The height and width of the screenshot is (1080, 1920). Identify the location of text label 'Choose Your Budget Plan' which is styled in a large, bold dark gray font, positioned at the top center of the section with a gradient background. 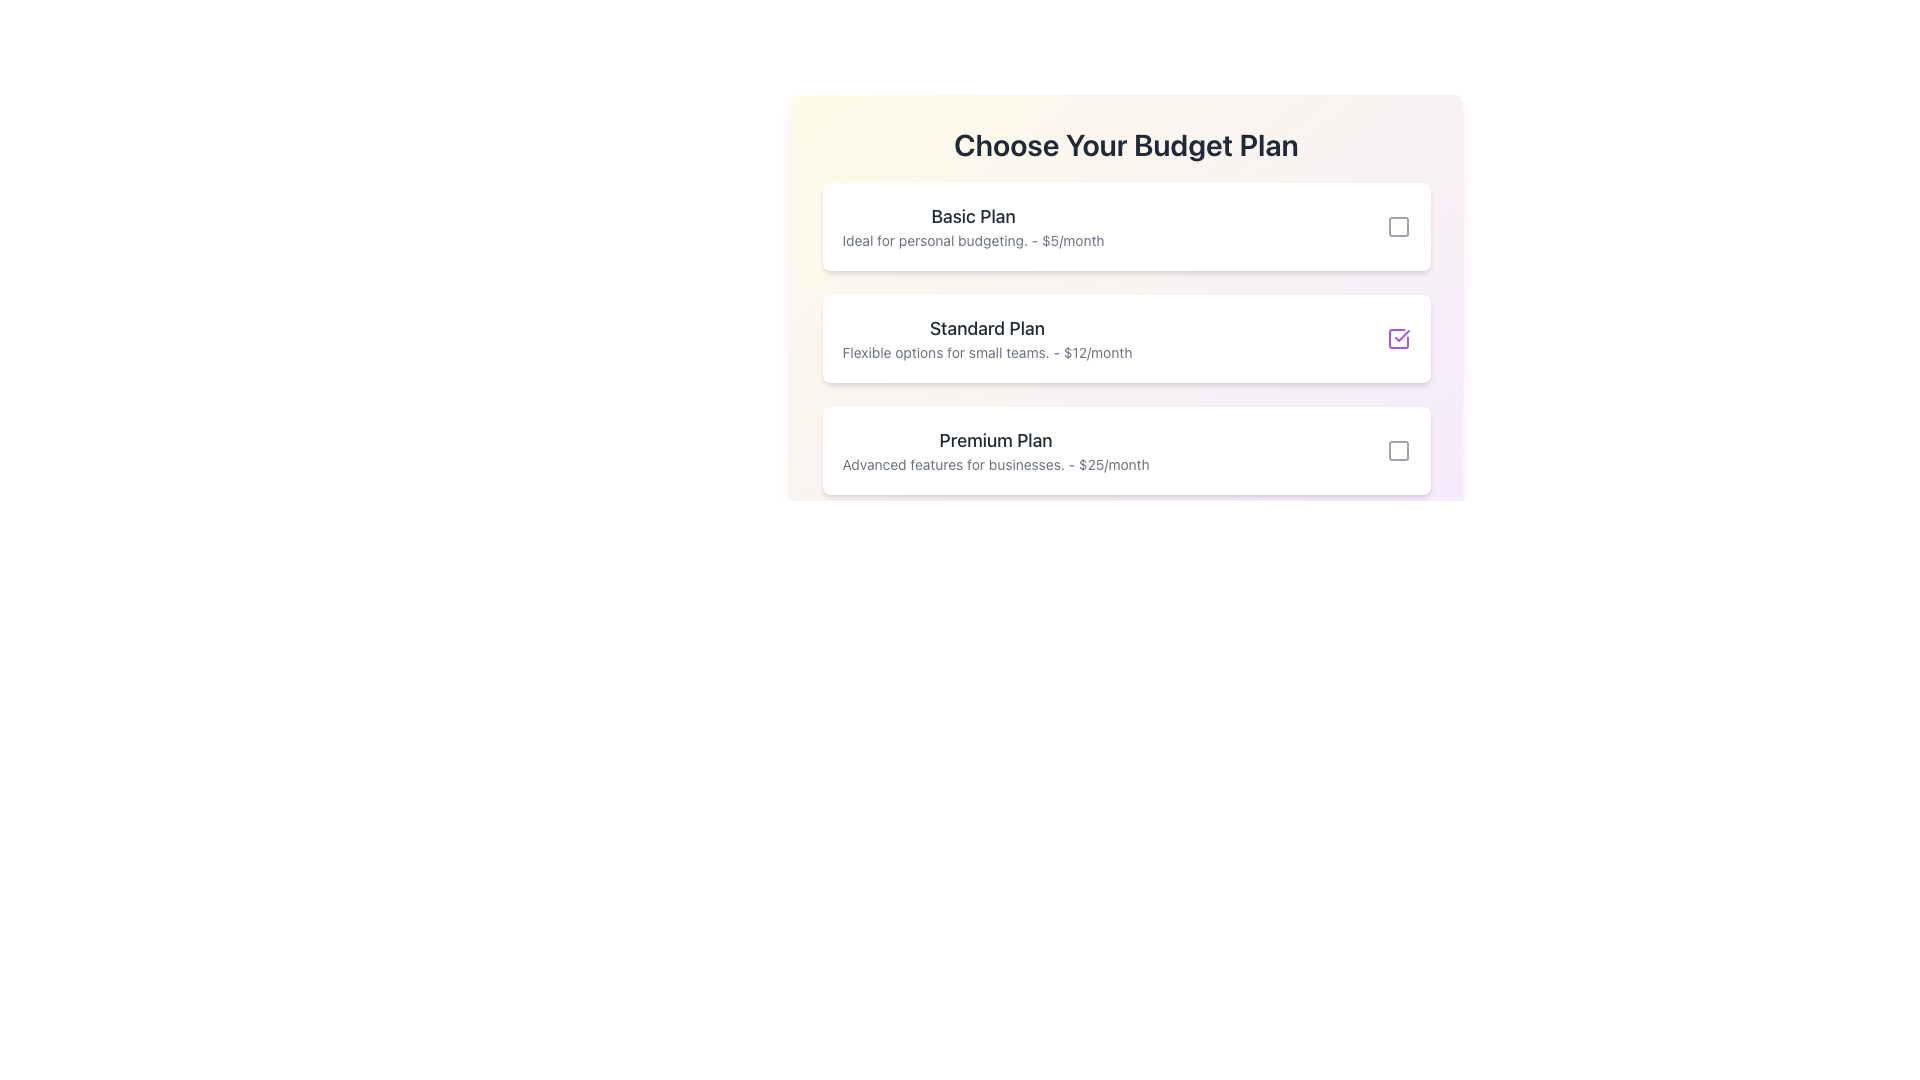
(1126, 144).